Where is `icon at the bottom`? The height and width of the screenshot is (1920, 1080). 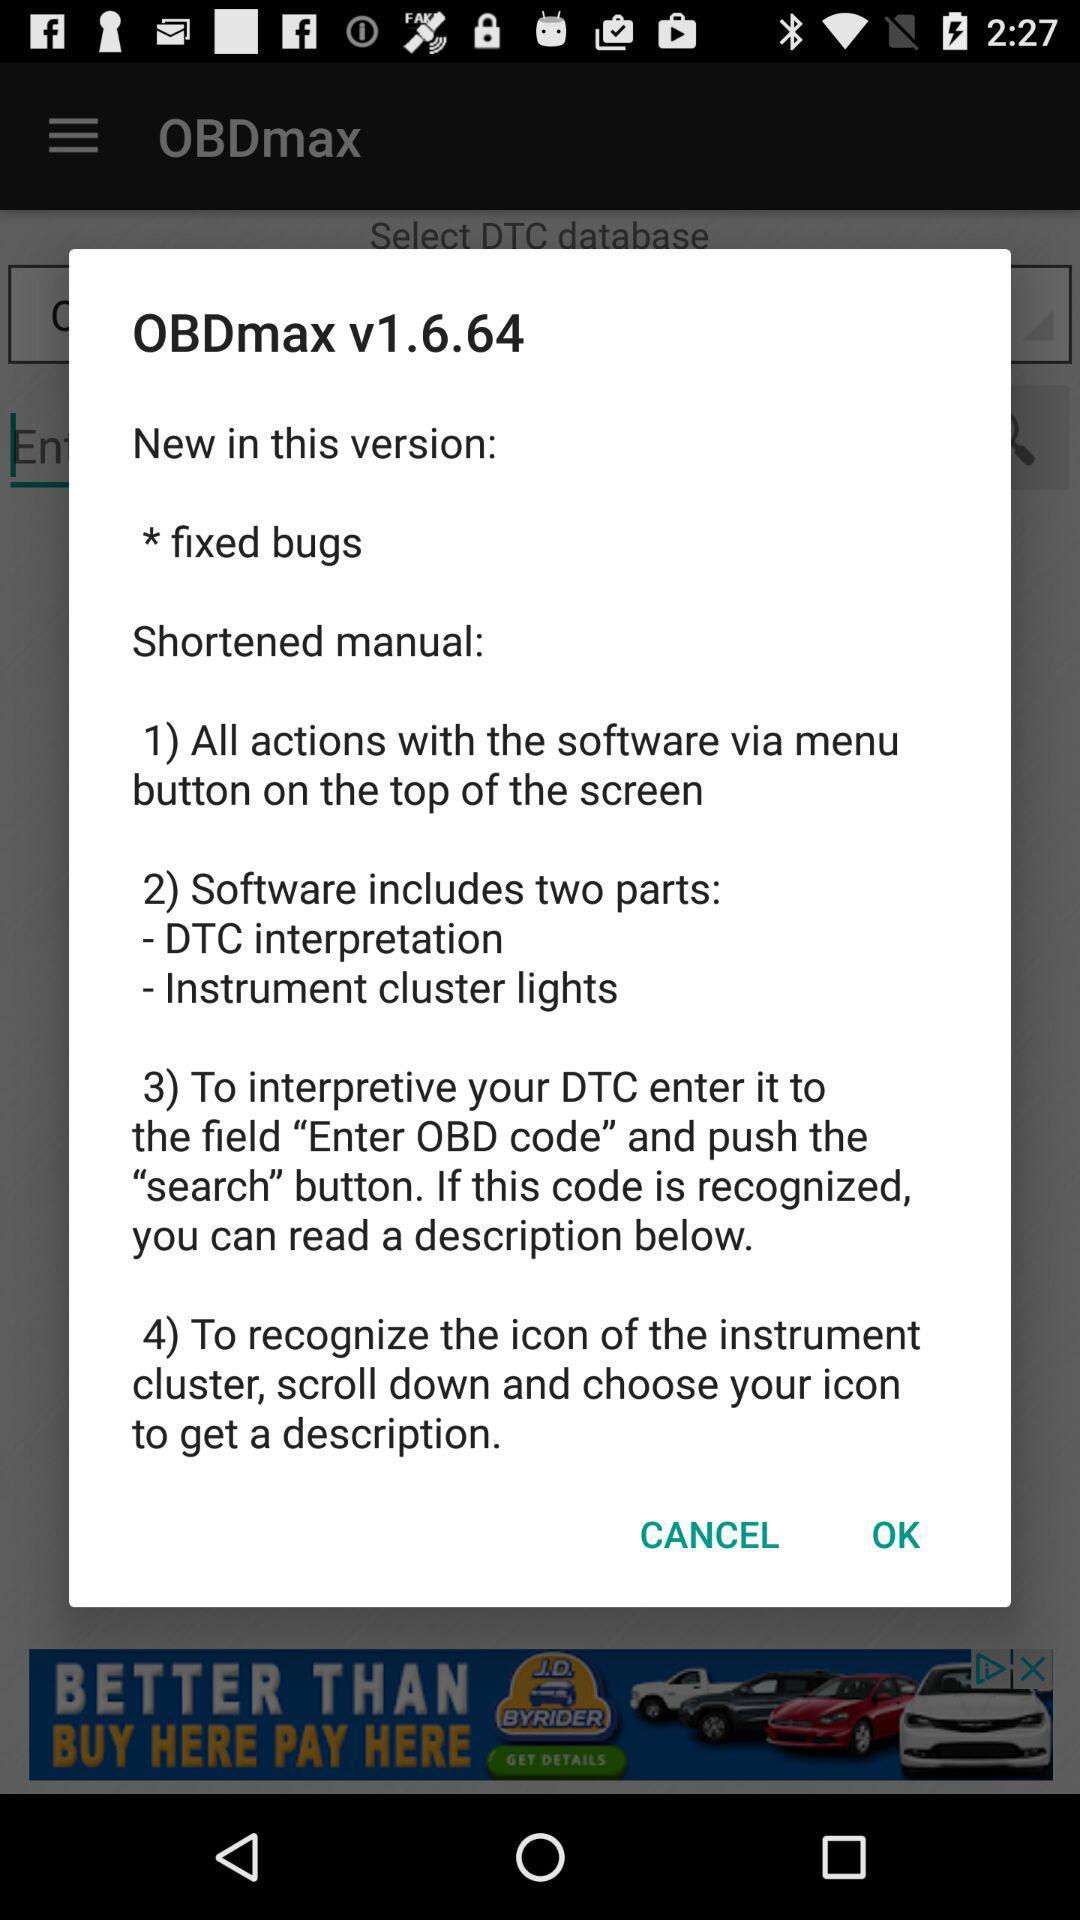 icon at the bottom is located at coordinates (708, 1532).